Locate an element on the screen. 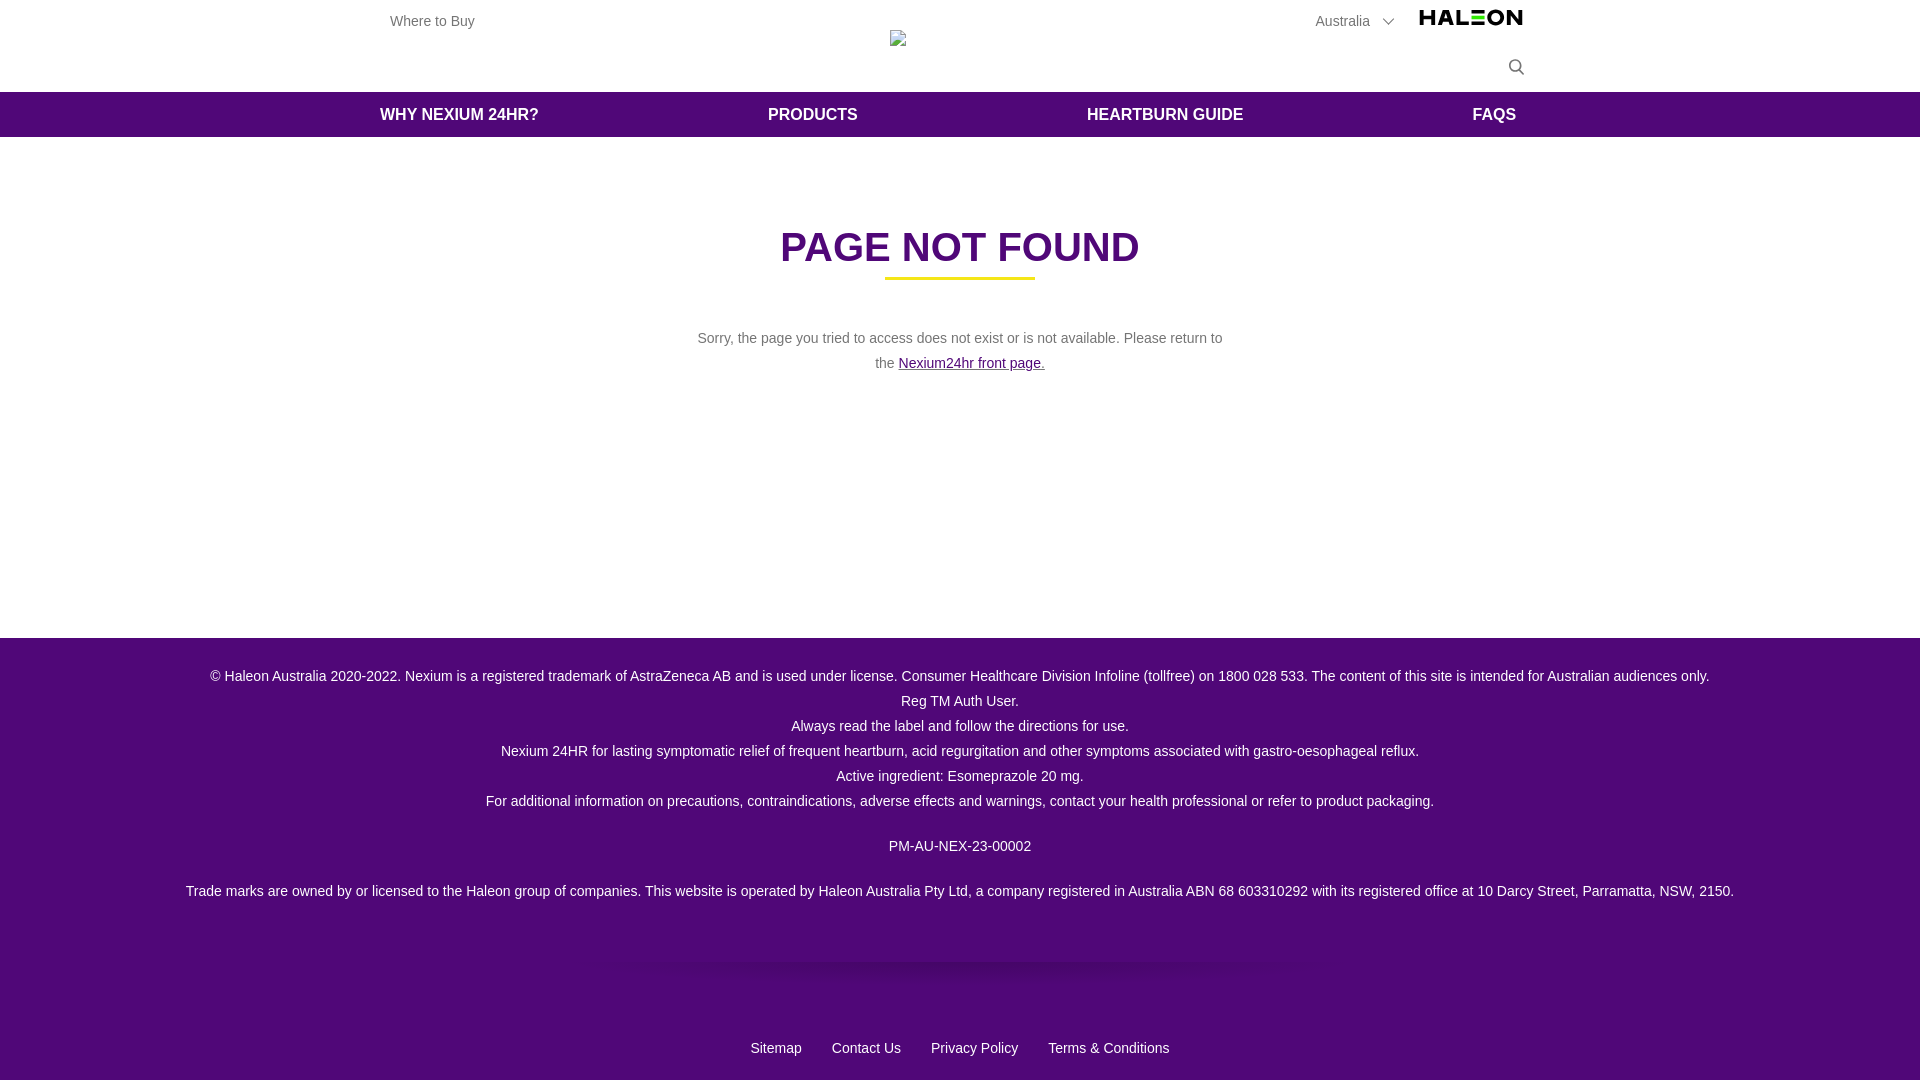  'WHY NEXIUM 24HR?' is located at coordinates (458, 114).